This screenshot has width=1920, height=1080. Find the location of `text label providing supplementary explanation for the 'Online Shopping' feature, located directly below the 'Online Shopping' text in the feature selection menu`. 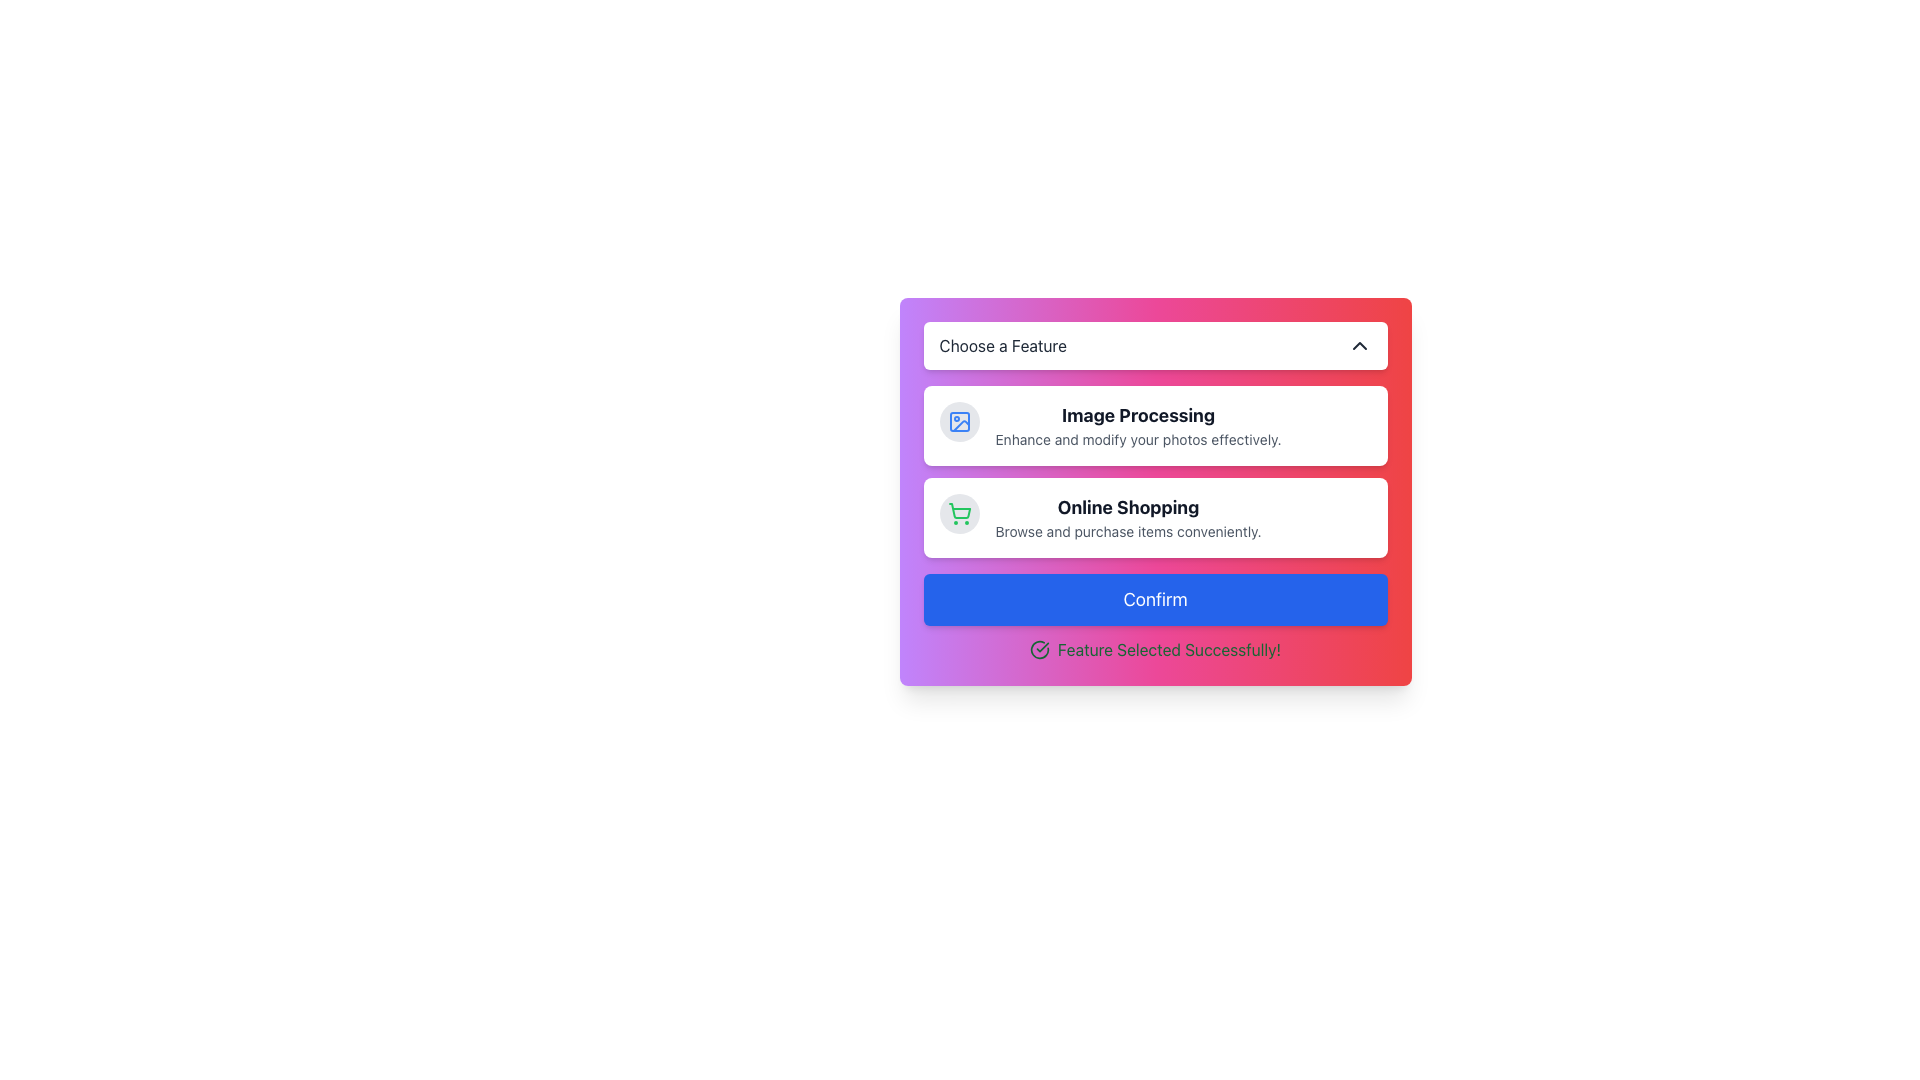

text label providing supplementary explanation for the 'Online Shopping' feature, located directly below the 'Online Shopping' text in the feature selection menu is located at coordinates (1128, 531).